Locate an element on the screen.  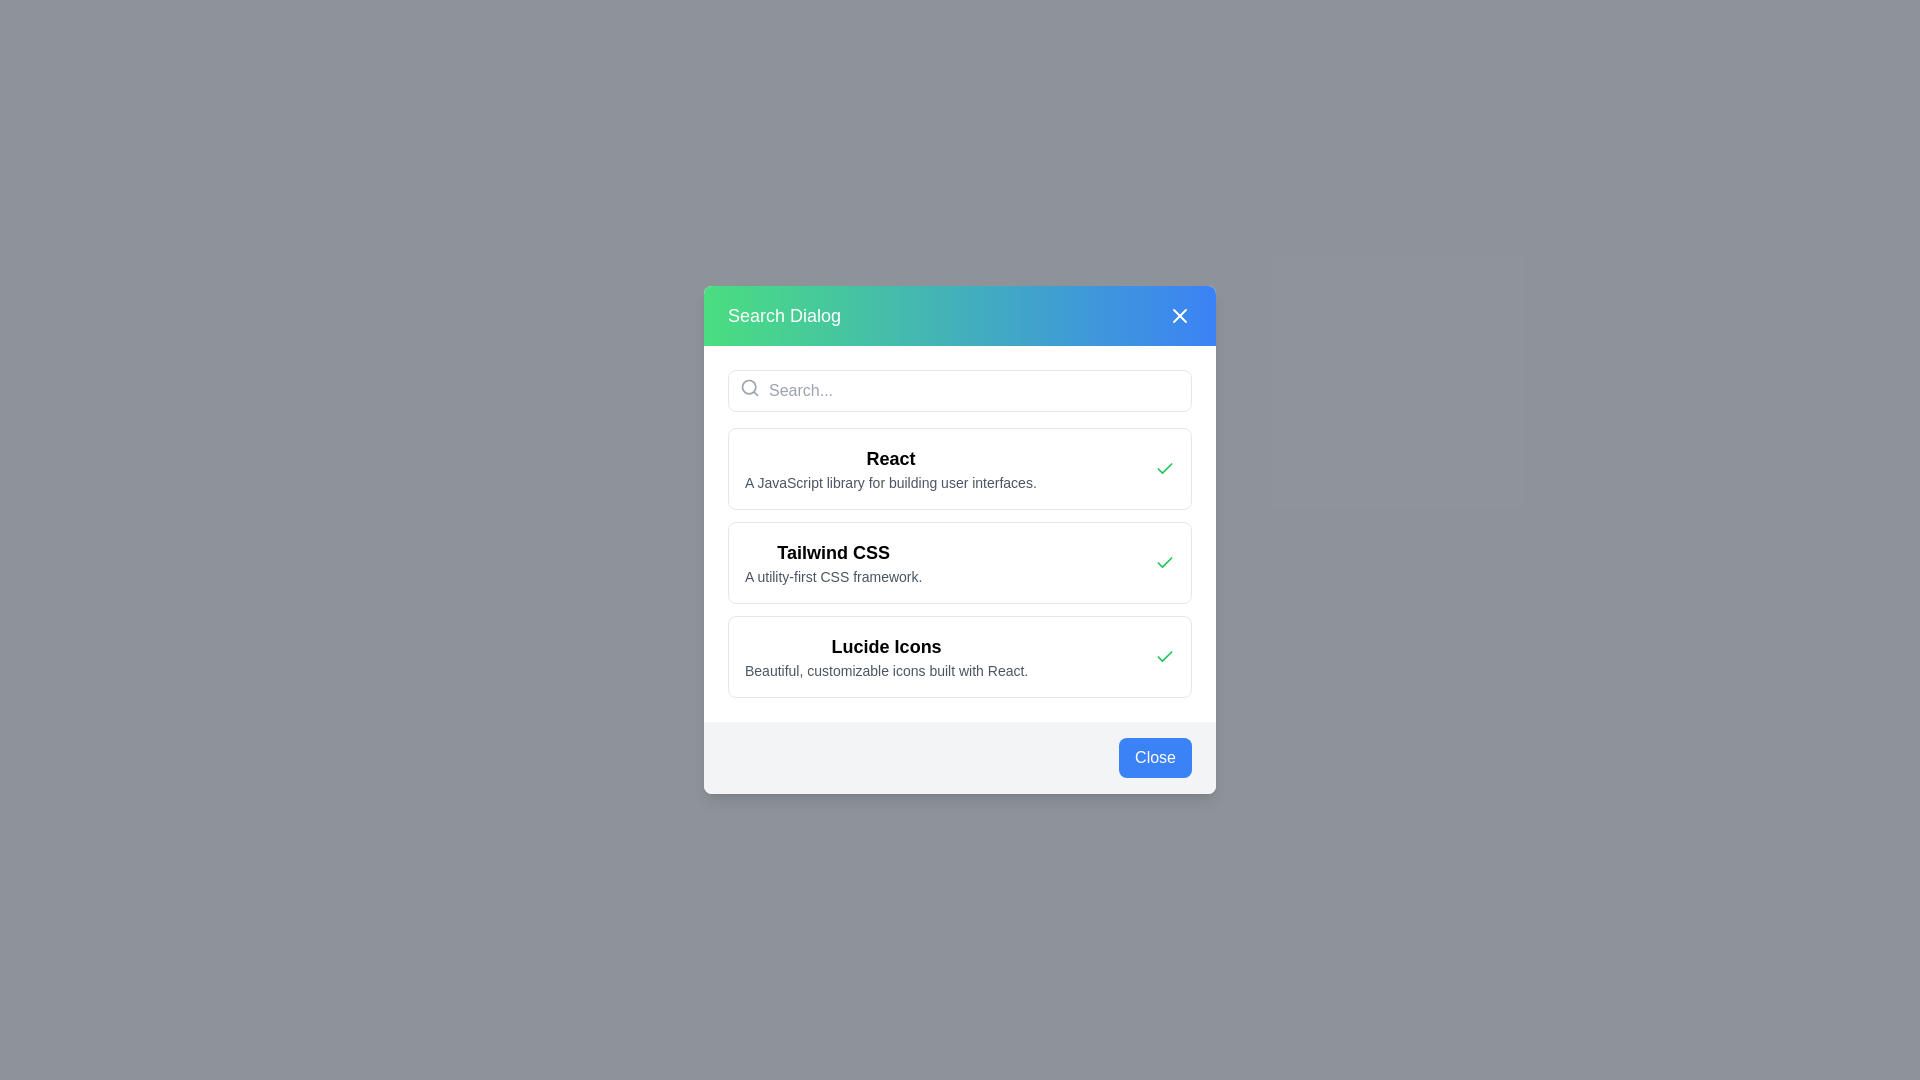
the search icon located at the top left corner of the search bar, adjacent to the placeholder text 'Search...' is located at coordinates (748, 388).